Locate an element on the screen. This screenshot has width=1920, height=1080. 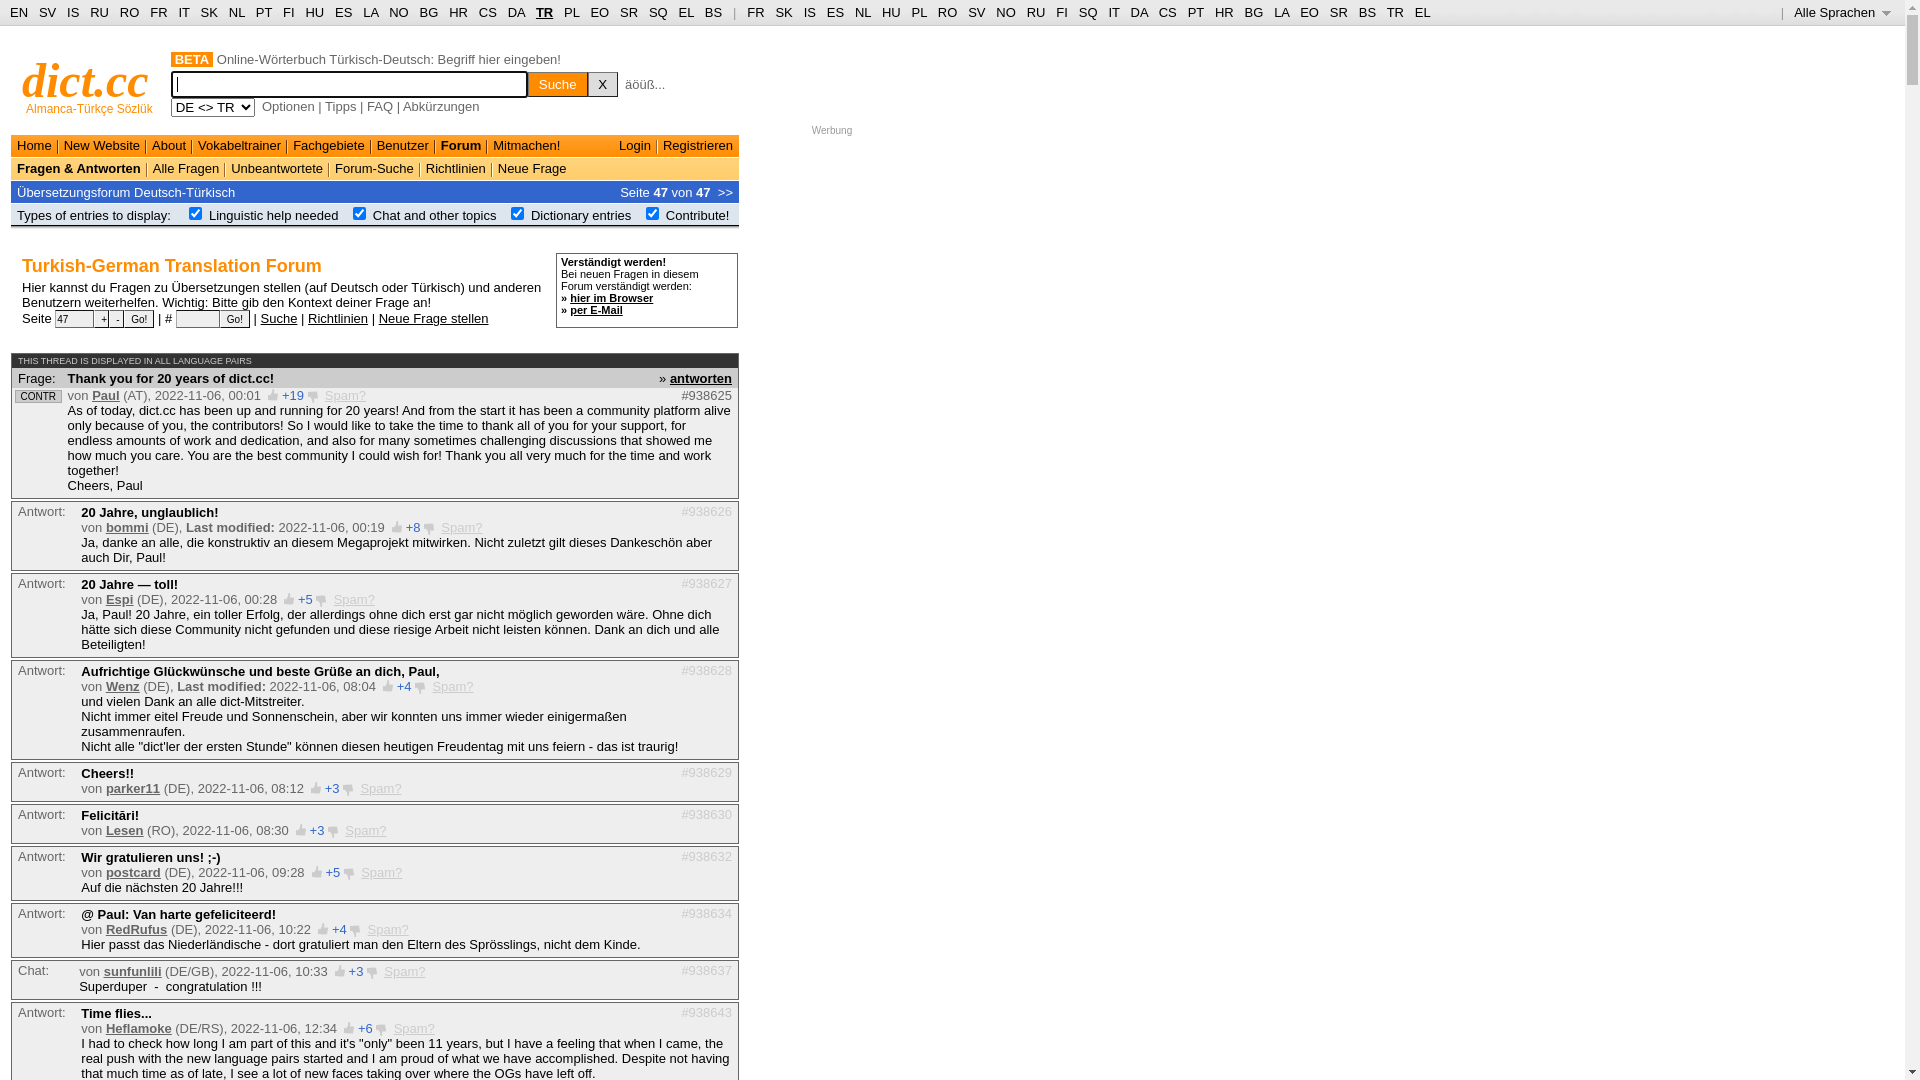
'SV' is located at coordinates (976, 12).